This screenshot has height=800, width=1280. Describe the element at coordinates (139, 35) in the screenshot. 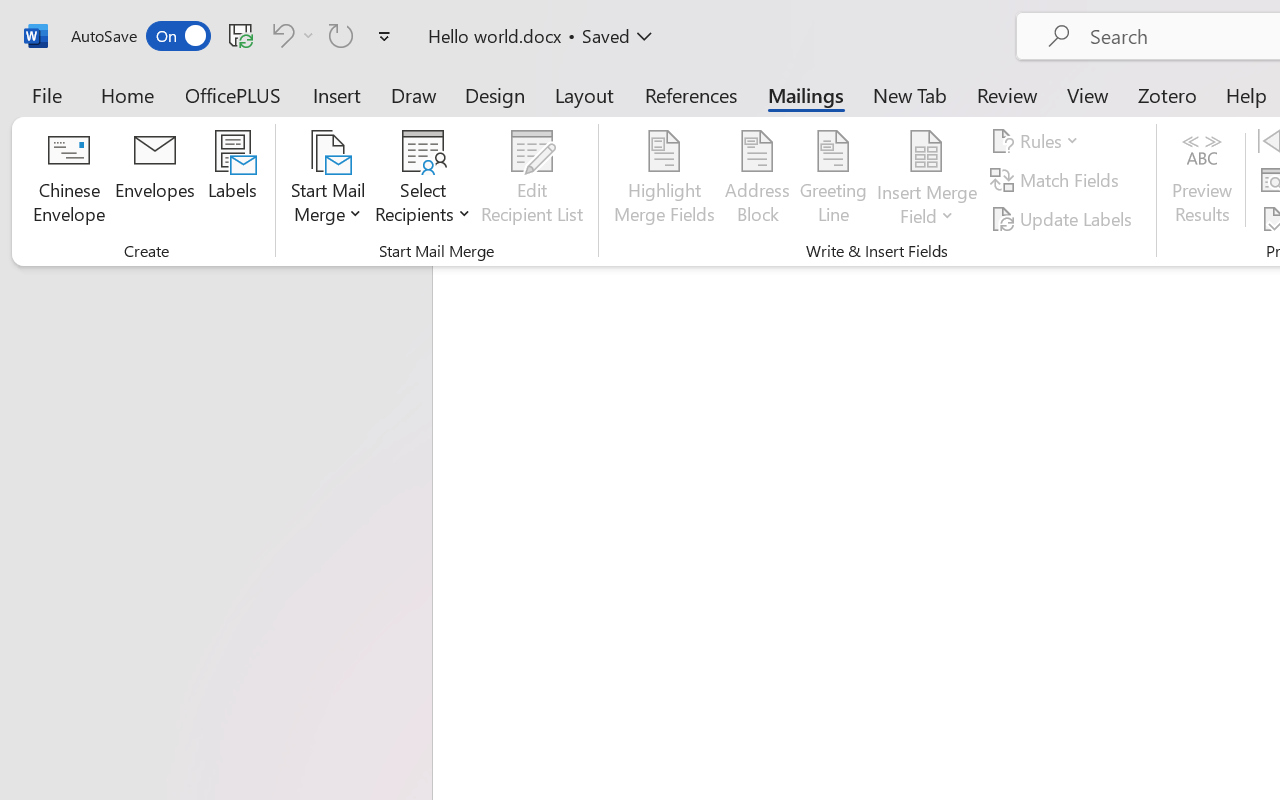

I see `'AutoSave'` at that location.